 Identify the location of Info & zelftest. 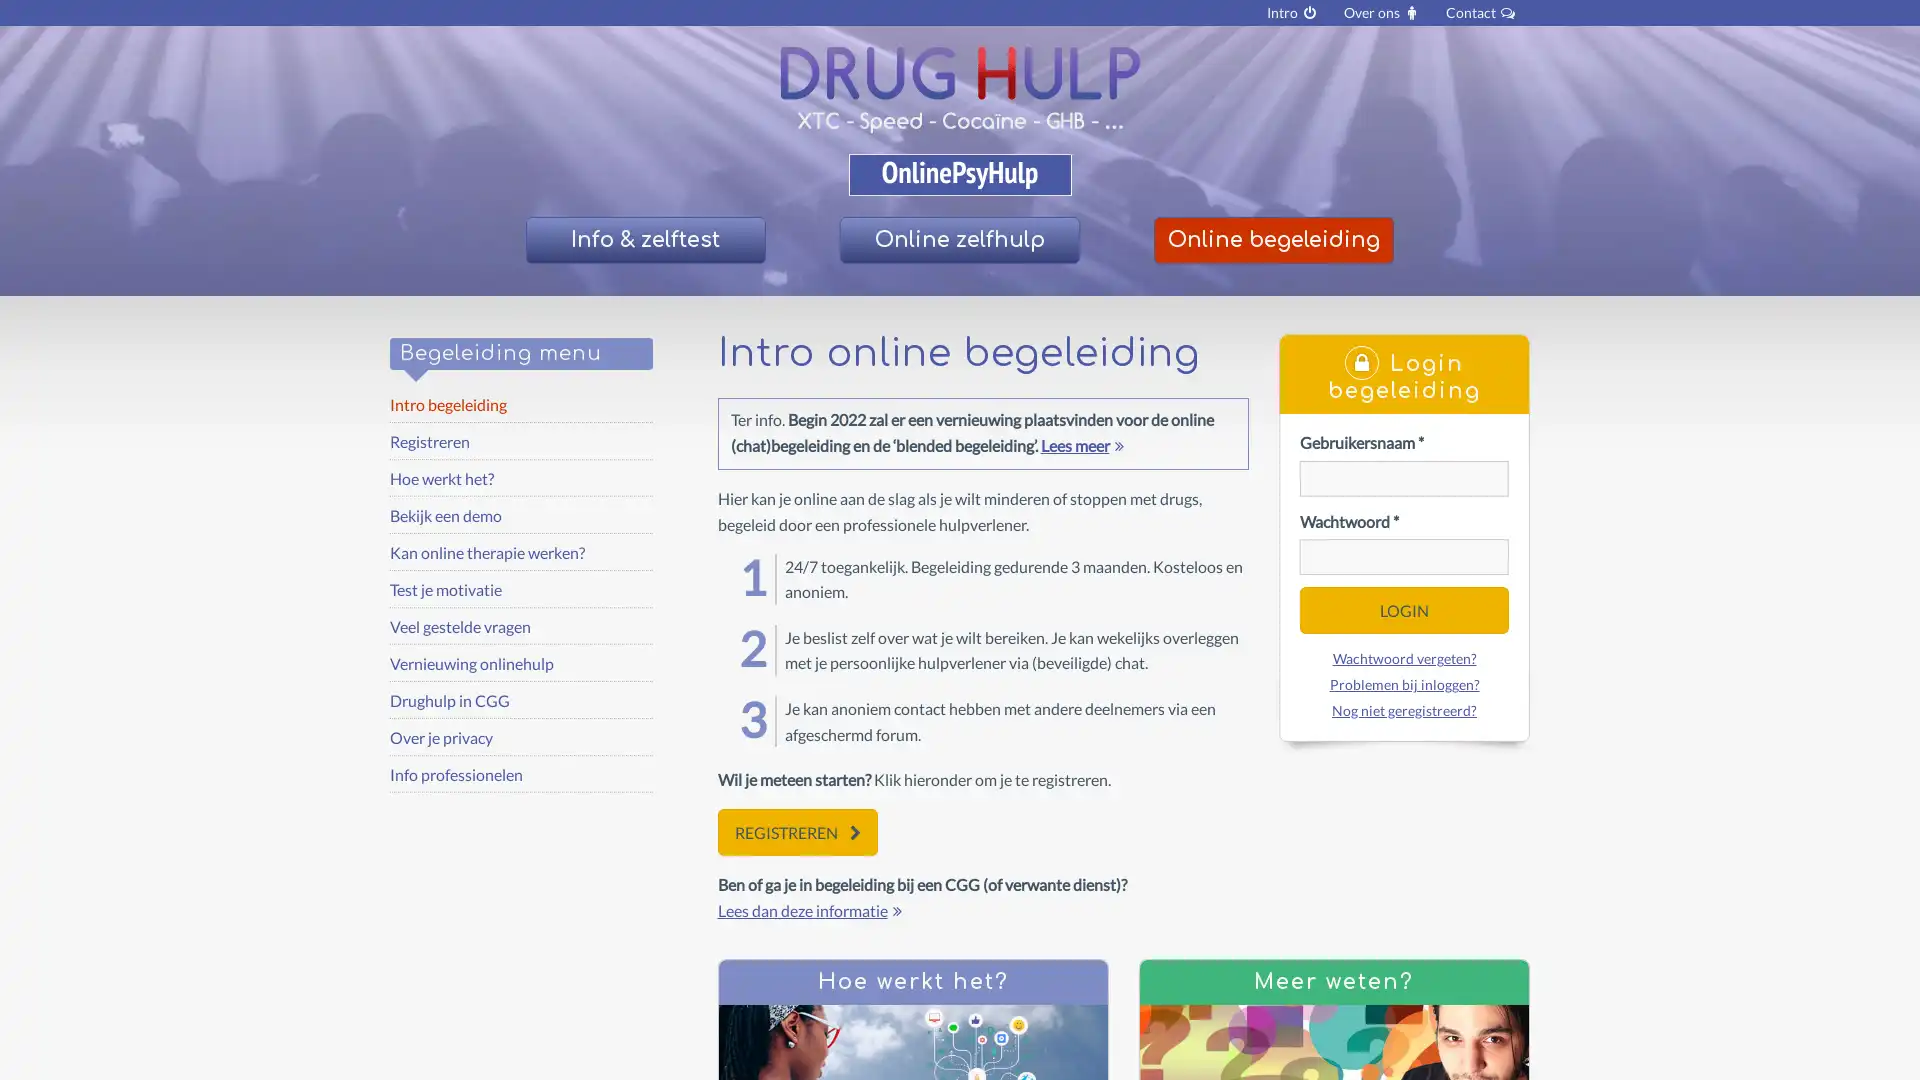
(644, 238).